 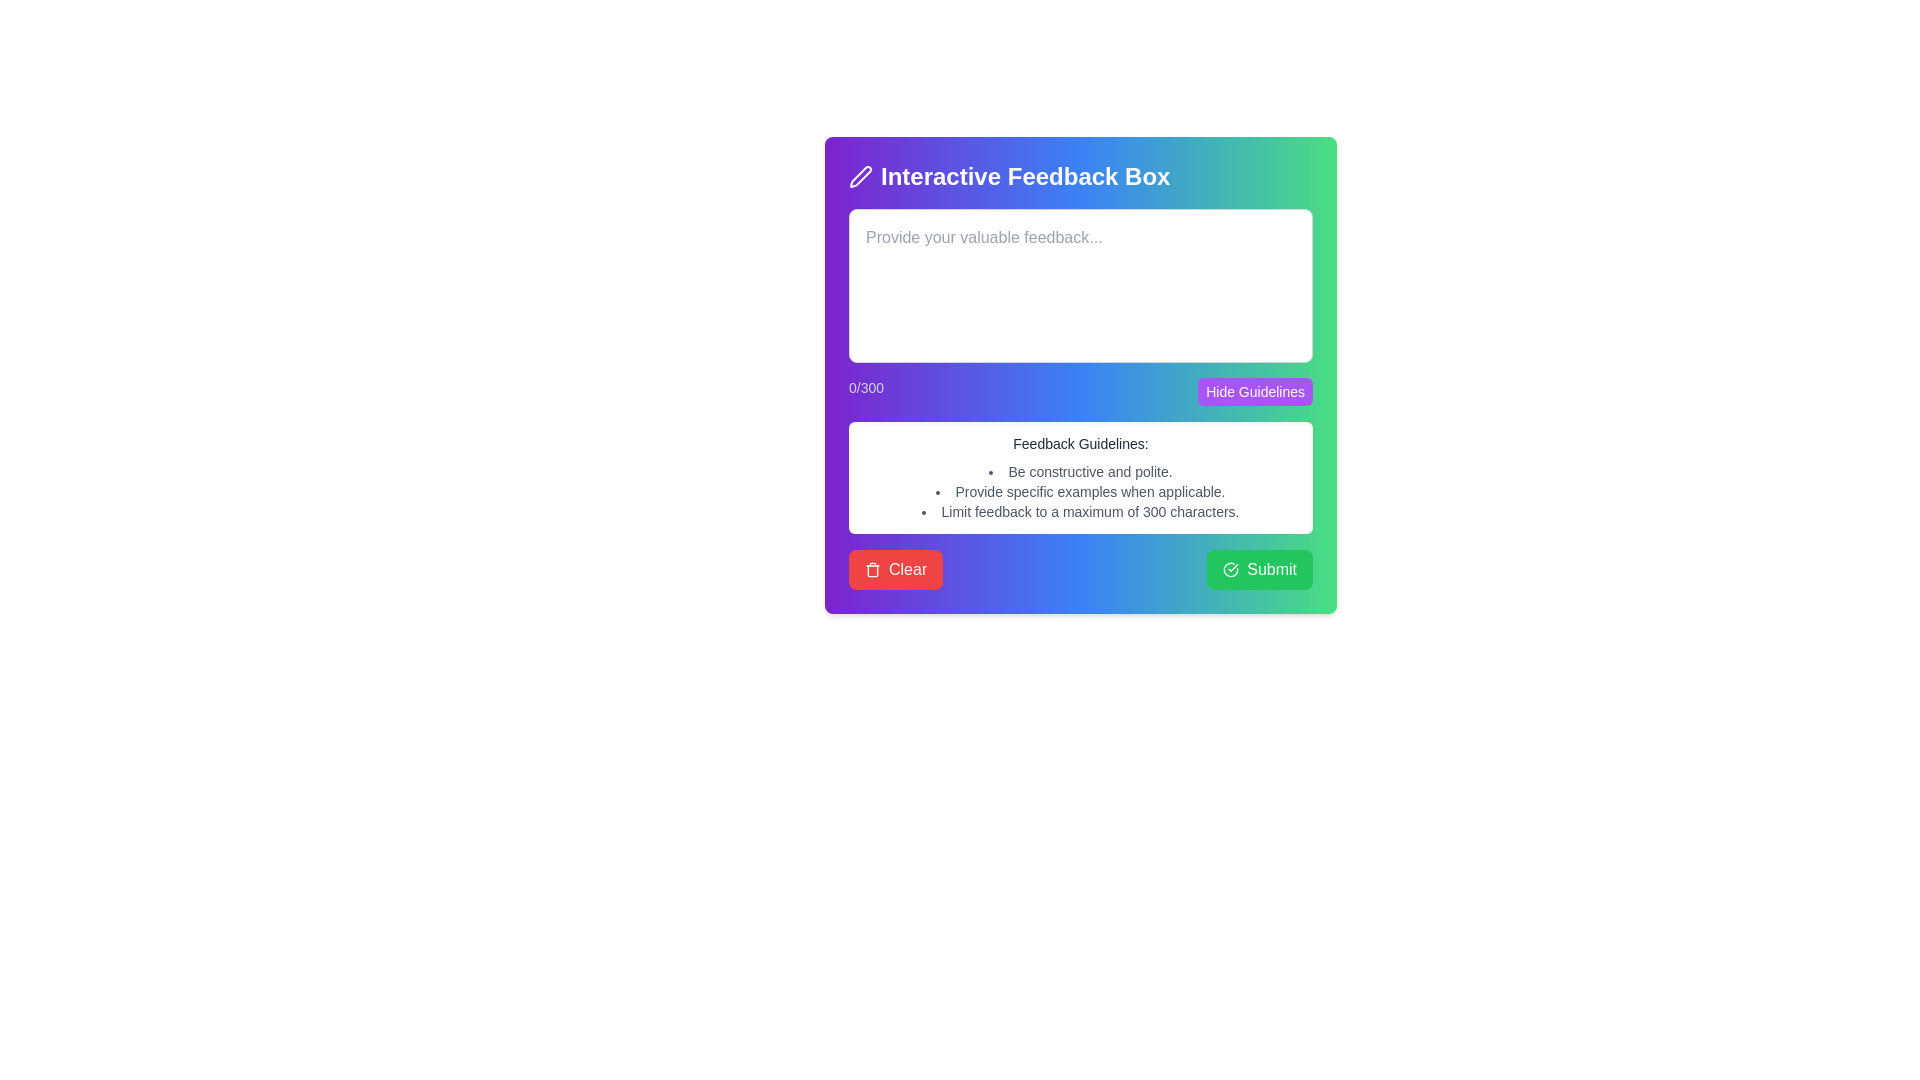 What do you see at coordinates (895, 570) in the screenshot?
I see `the red rectangular button with a white trash can icon and the text 'Clear' to clear the input field` at bounding box center [895, 570].